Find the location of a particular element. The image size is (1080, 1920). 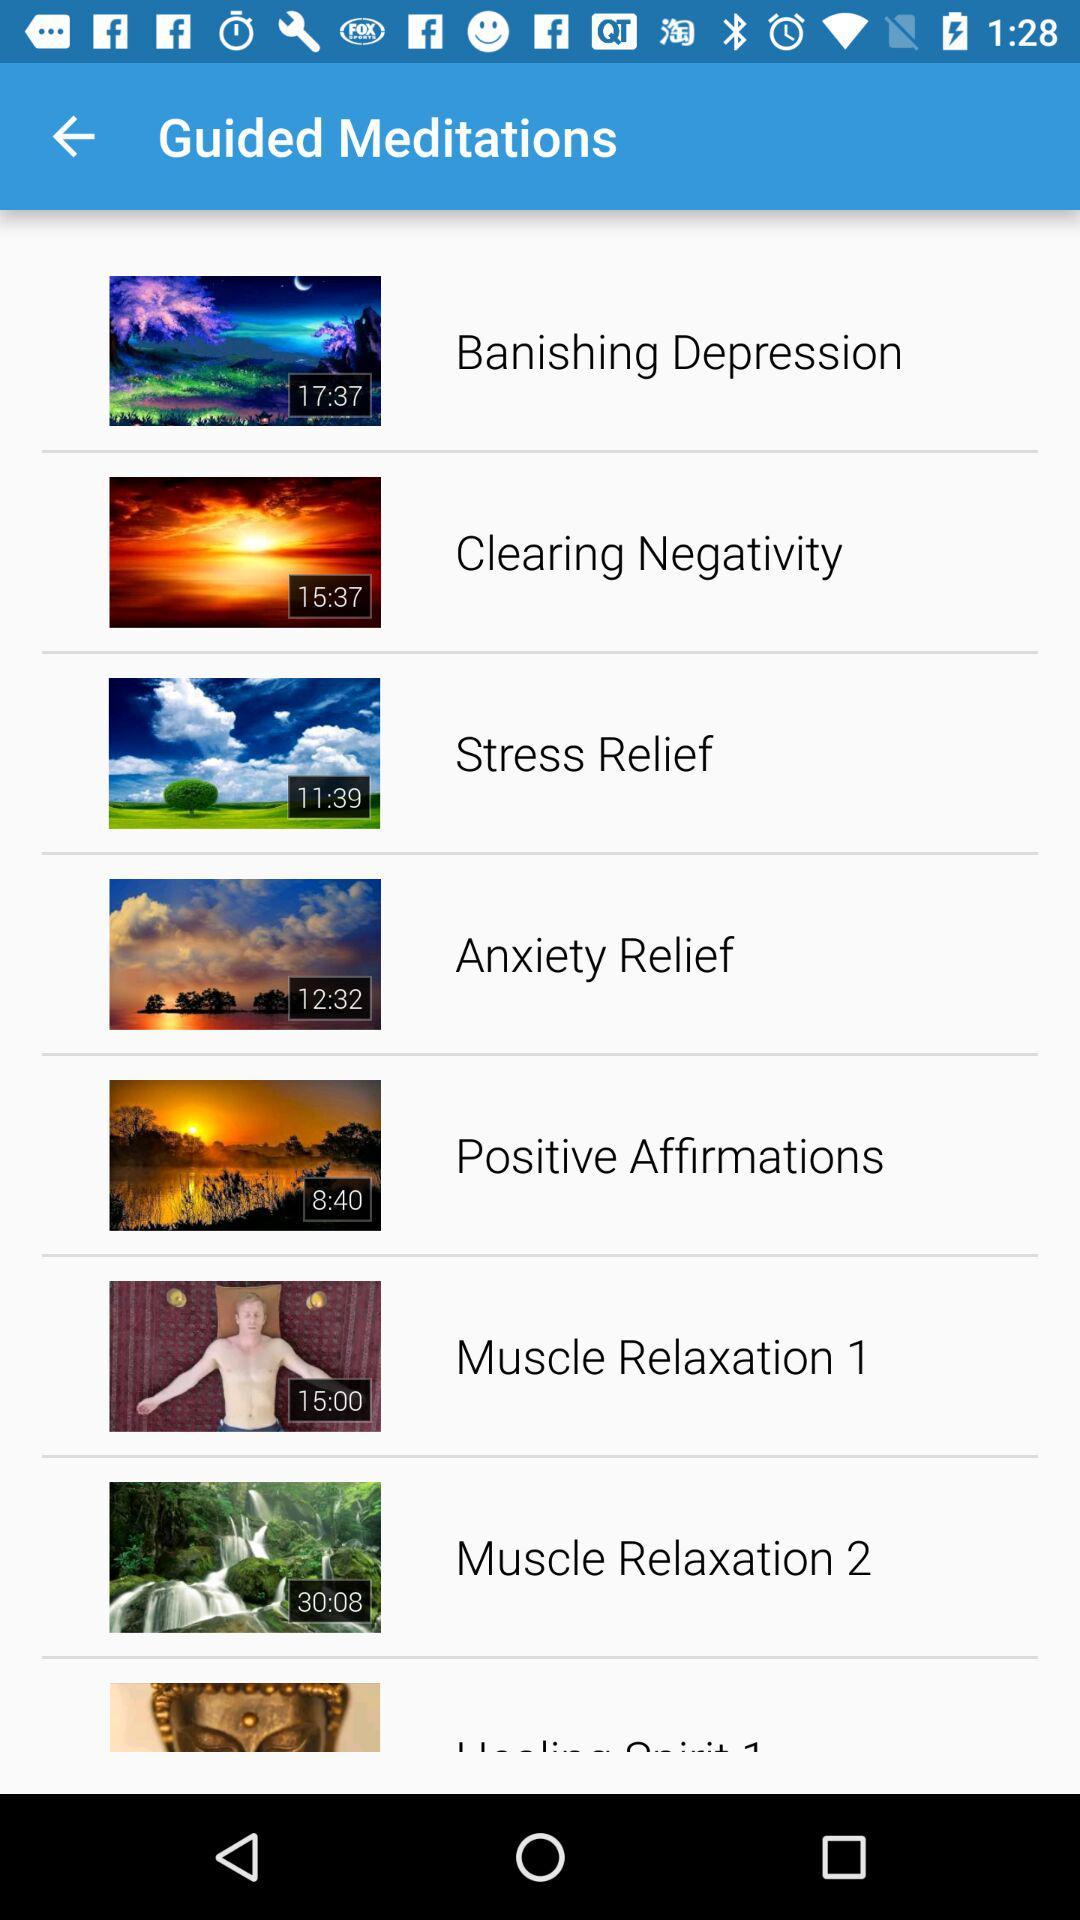

second option image is located at coordinates (244, 552).